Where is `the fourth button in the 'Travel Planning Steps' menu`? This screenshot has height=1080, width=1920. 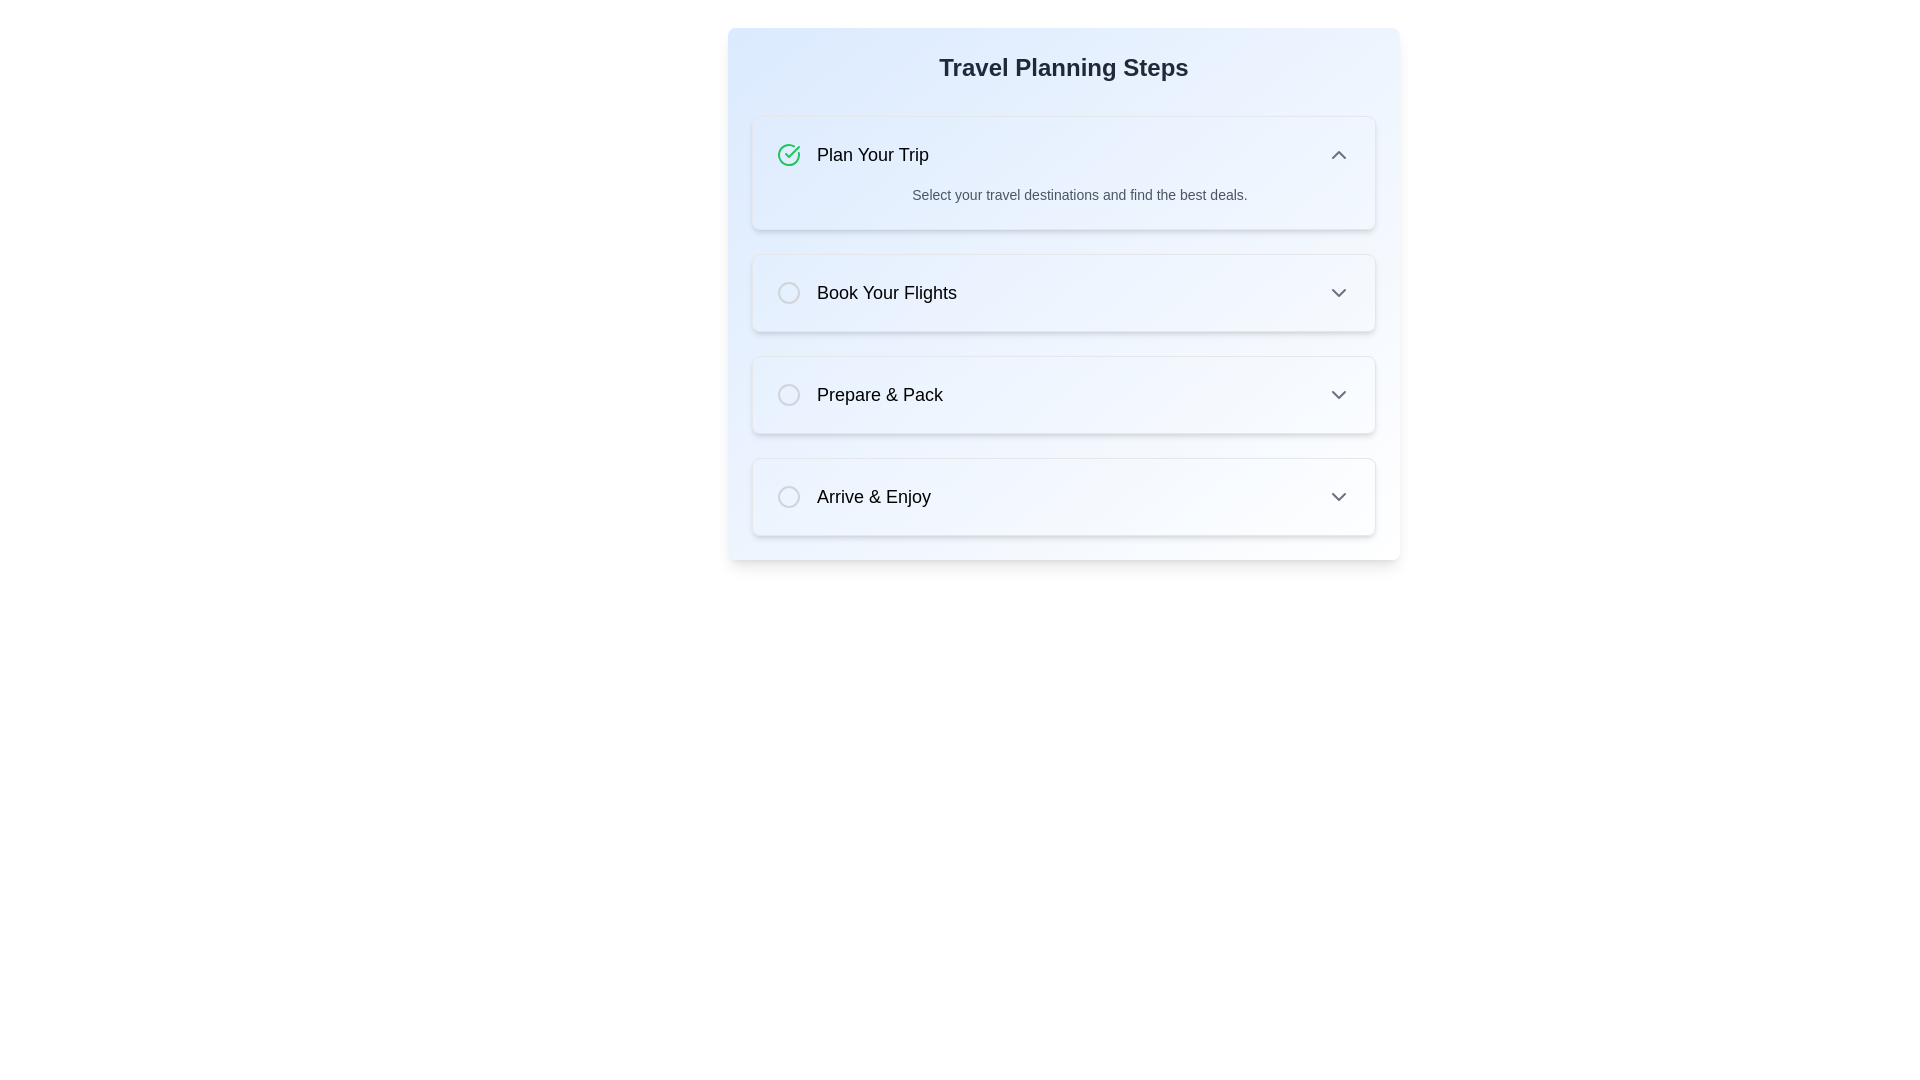 the fourth button in the 'Travel Planning Steps' menu is located at coordinates (1063, 496).